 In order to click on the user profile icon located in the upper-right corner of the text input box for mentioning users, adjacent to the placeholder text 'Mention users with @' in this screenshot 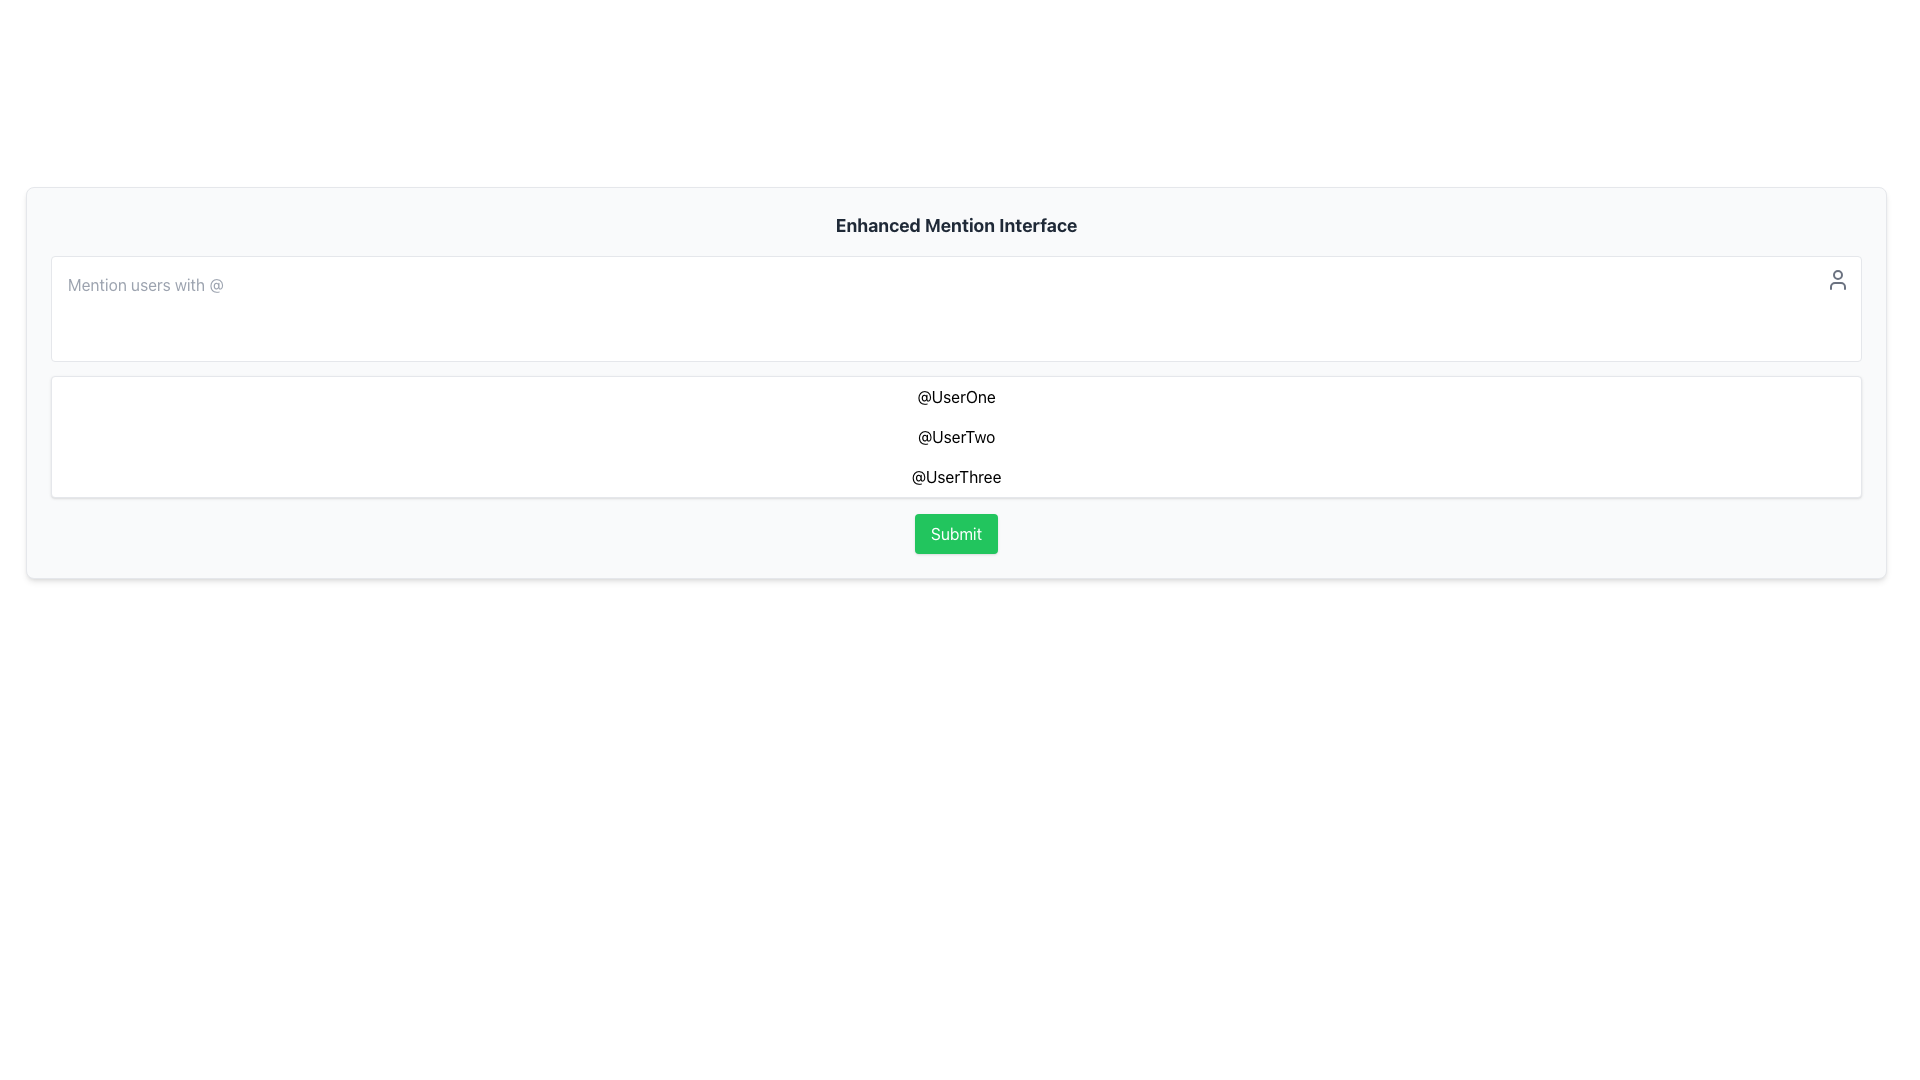, I will do `click(1838, 280)`.